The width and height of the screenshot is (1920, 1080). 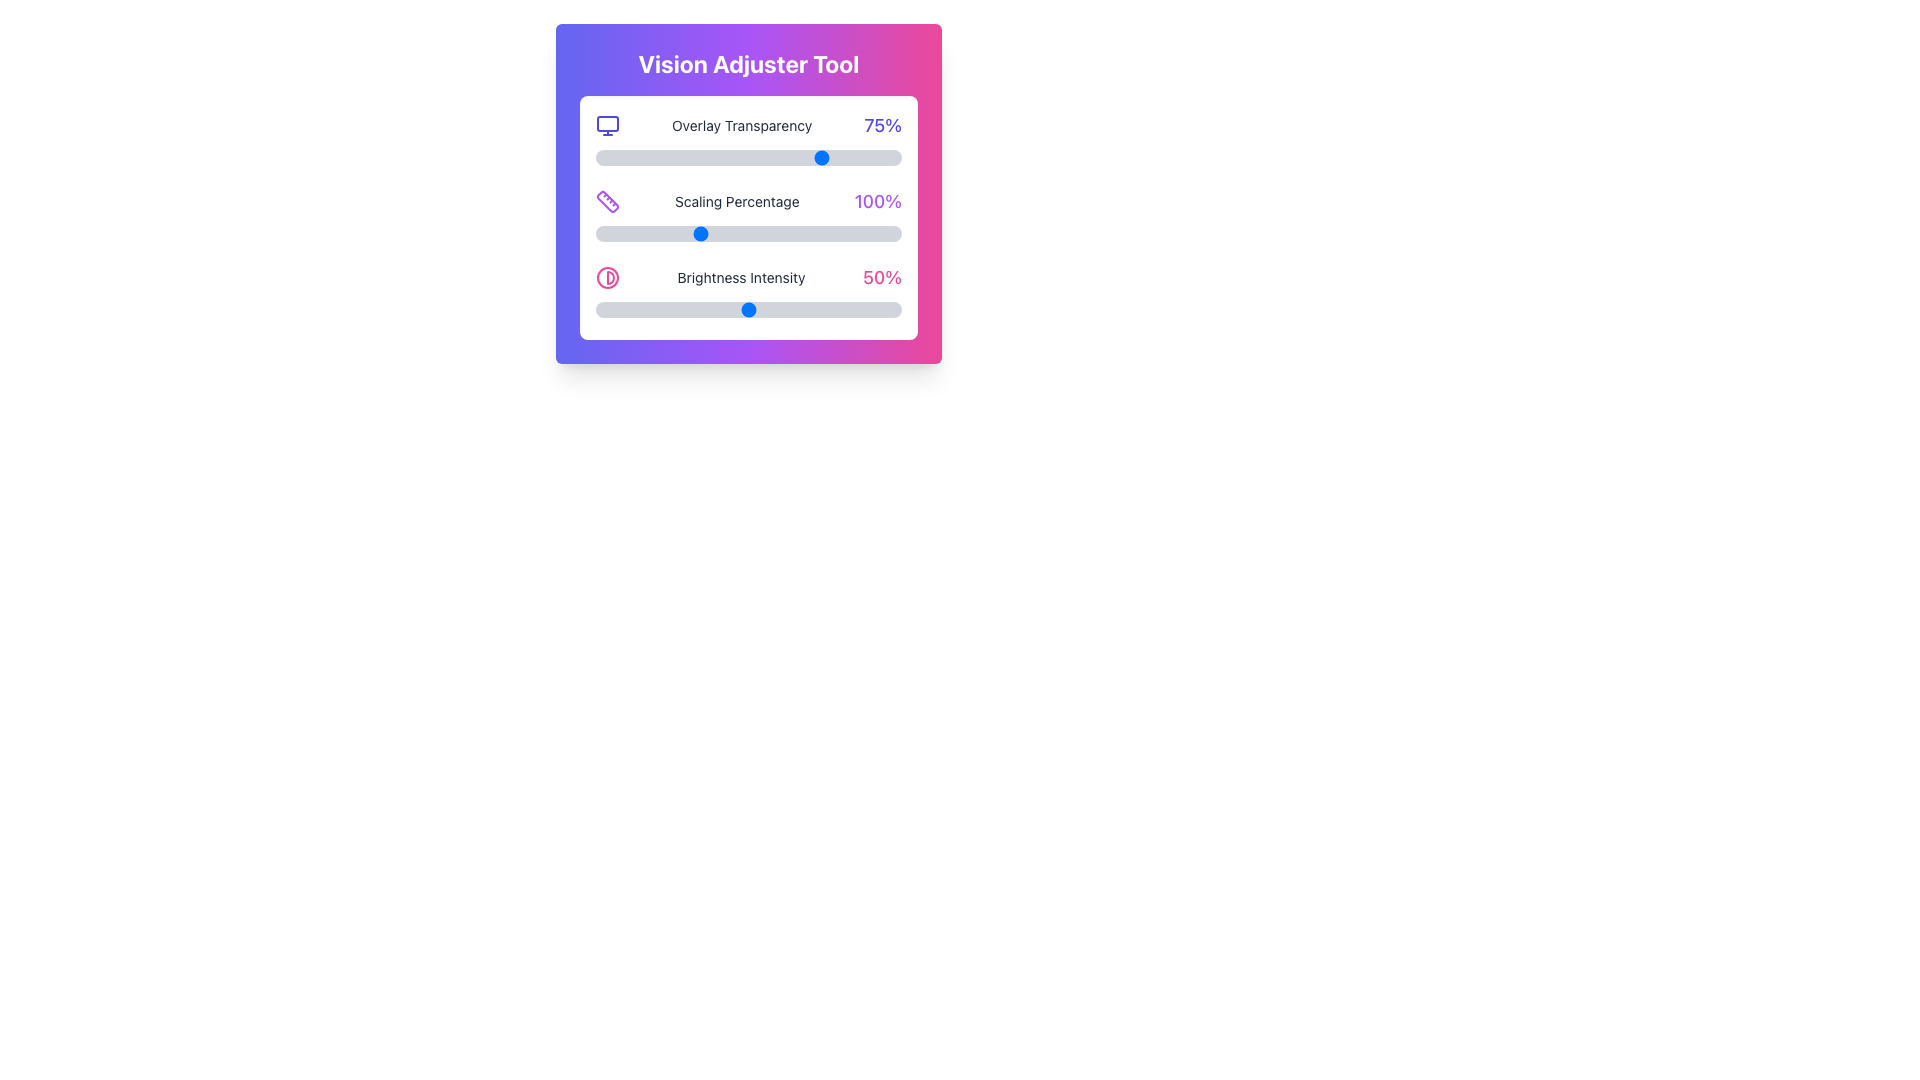 I want to click on the percentage value displayed in the descriptive indicator for the transparency adjustment of the overlay, which is located at the top of the 'Vision Adjuster Tool' panel, so click(x=747, y=126).